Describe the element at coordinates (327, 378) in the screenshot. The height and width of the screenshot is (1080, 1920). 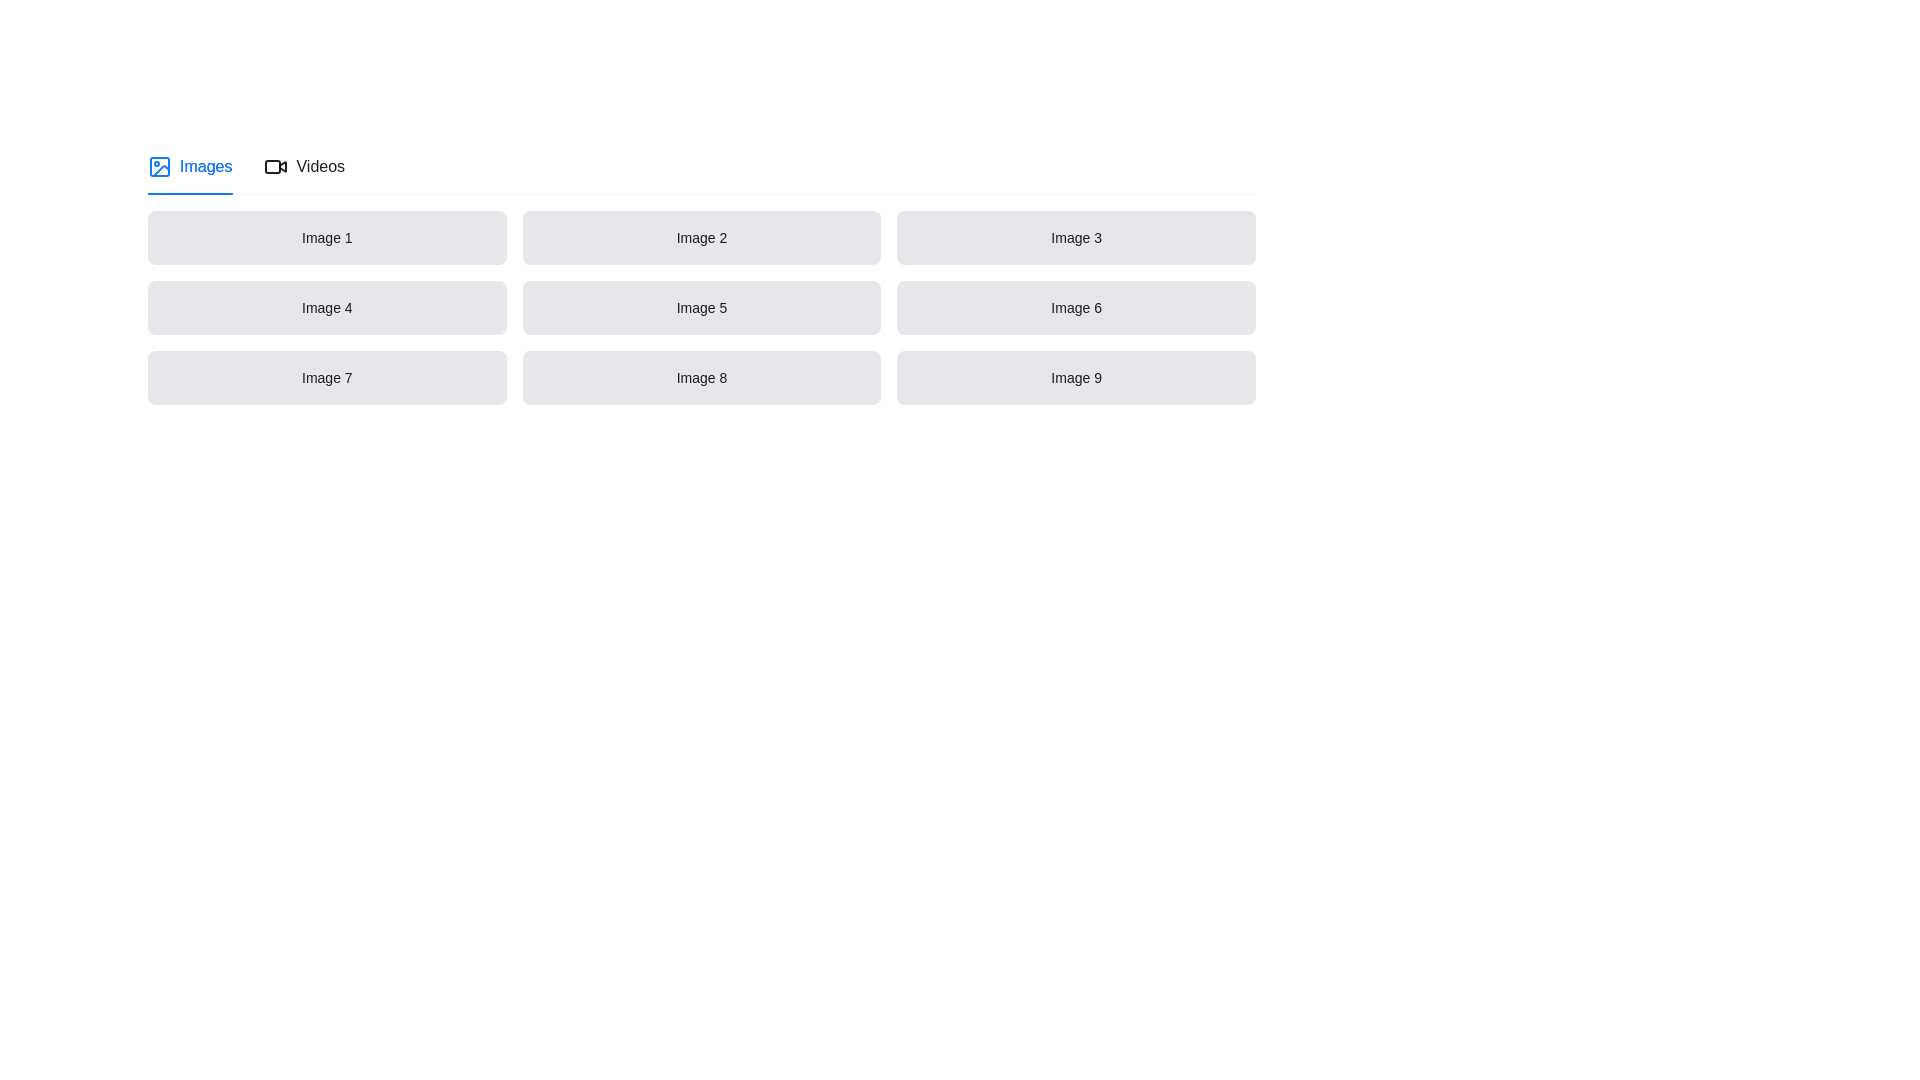
I see `the 'Image 7' text label located` at that location.